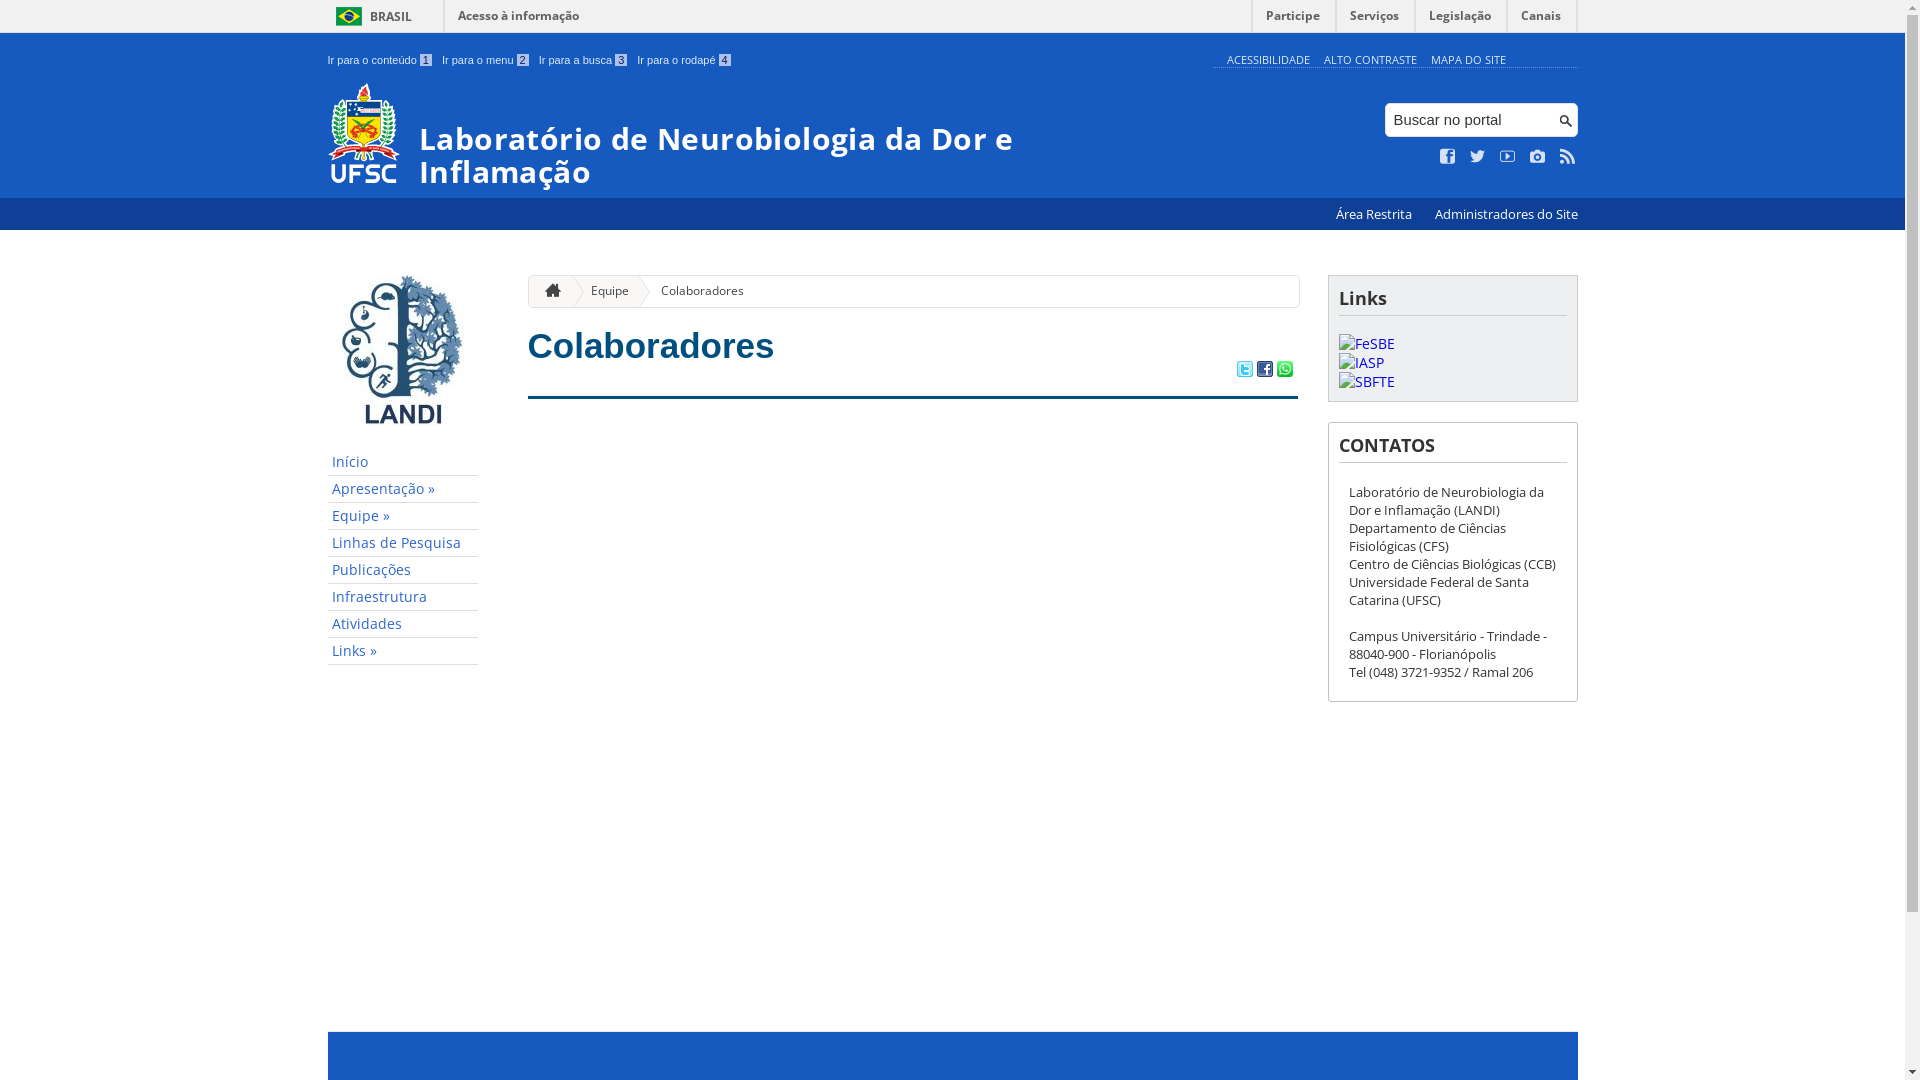 The height and width of the screenshot is (1080, 1920). Describe the element at coordinates (1478, 156) in the screenshot. I see `'Siga no Twitter'` at that location.